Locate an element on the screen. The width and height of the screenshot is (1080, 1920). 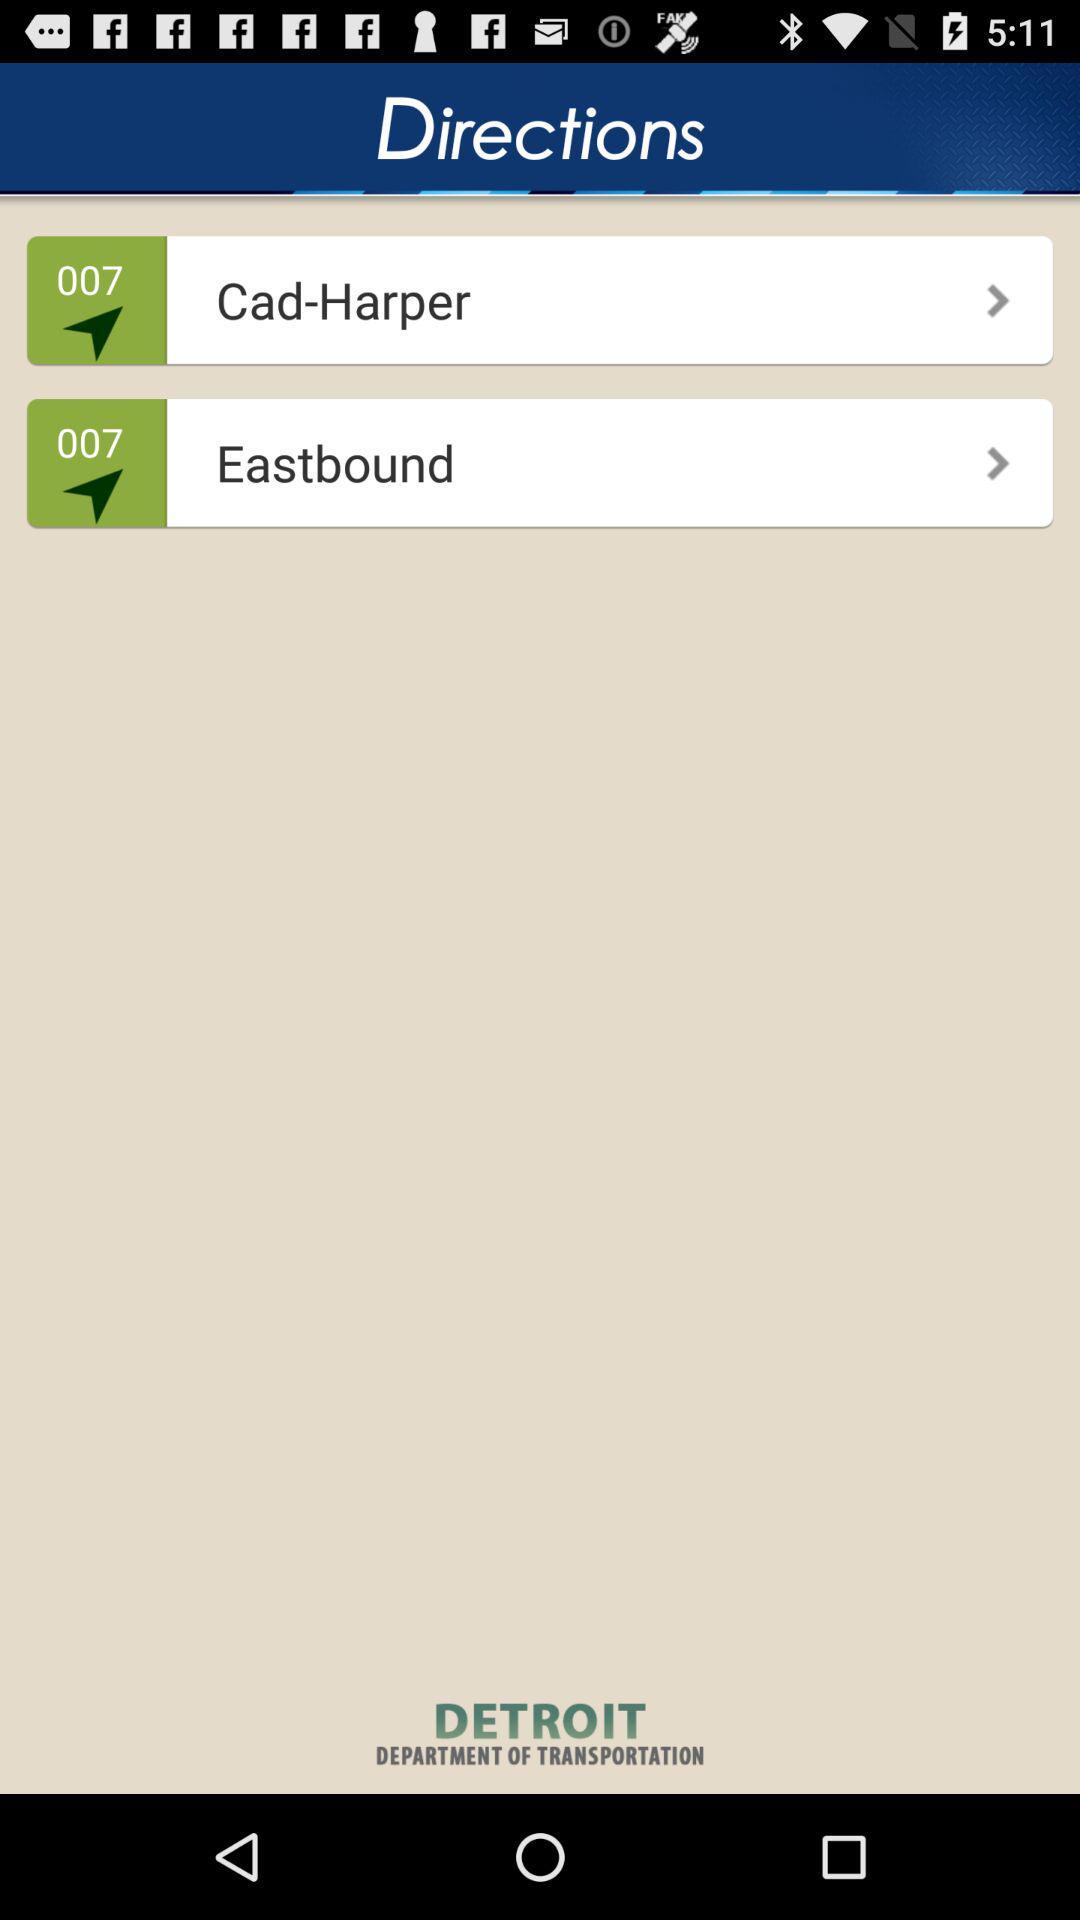
the icon to the right of eastbound app is located at coordinates (983, 455).